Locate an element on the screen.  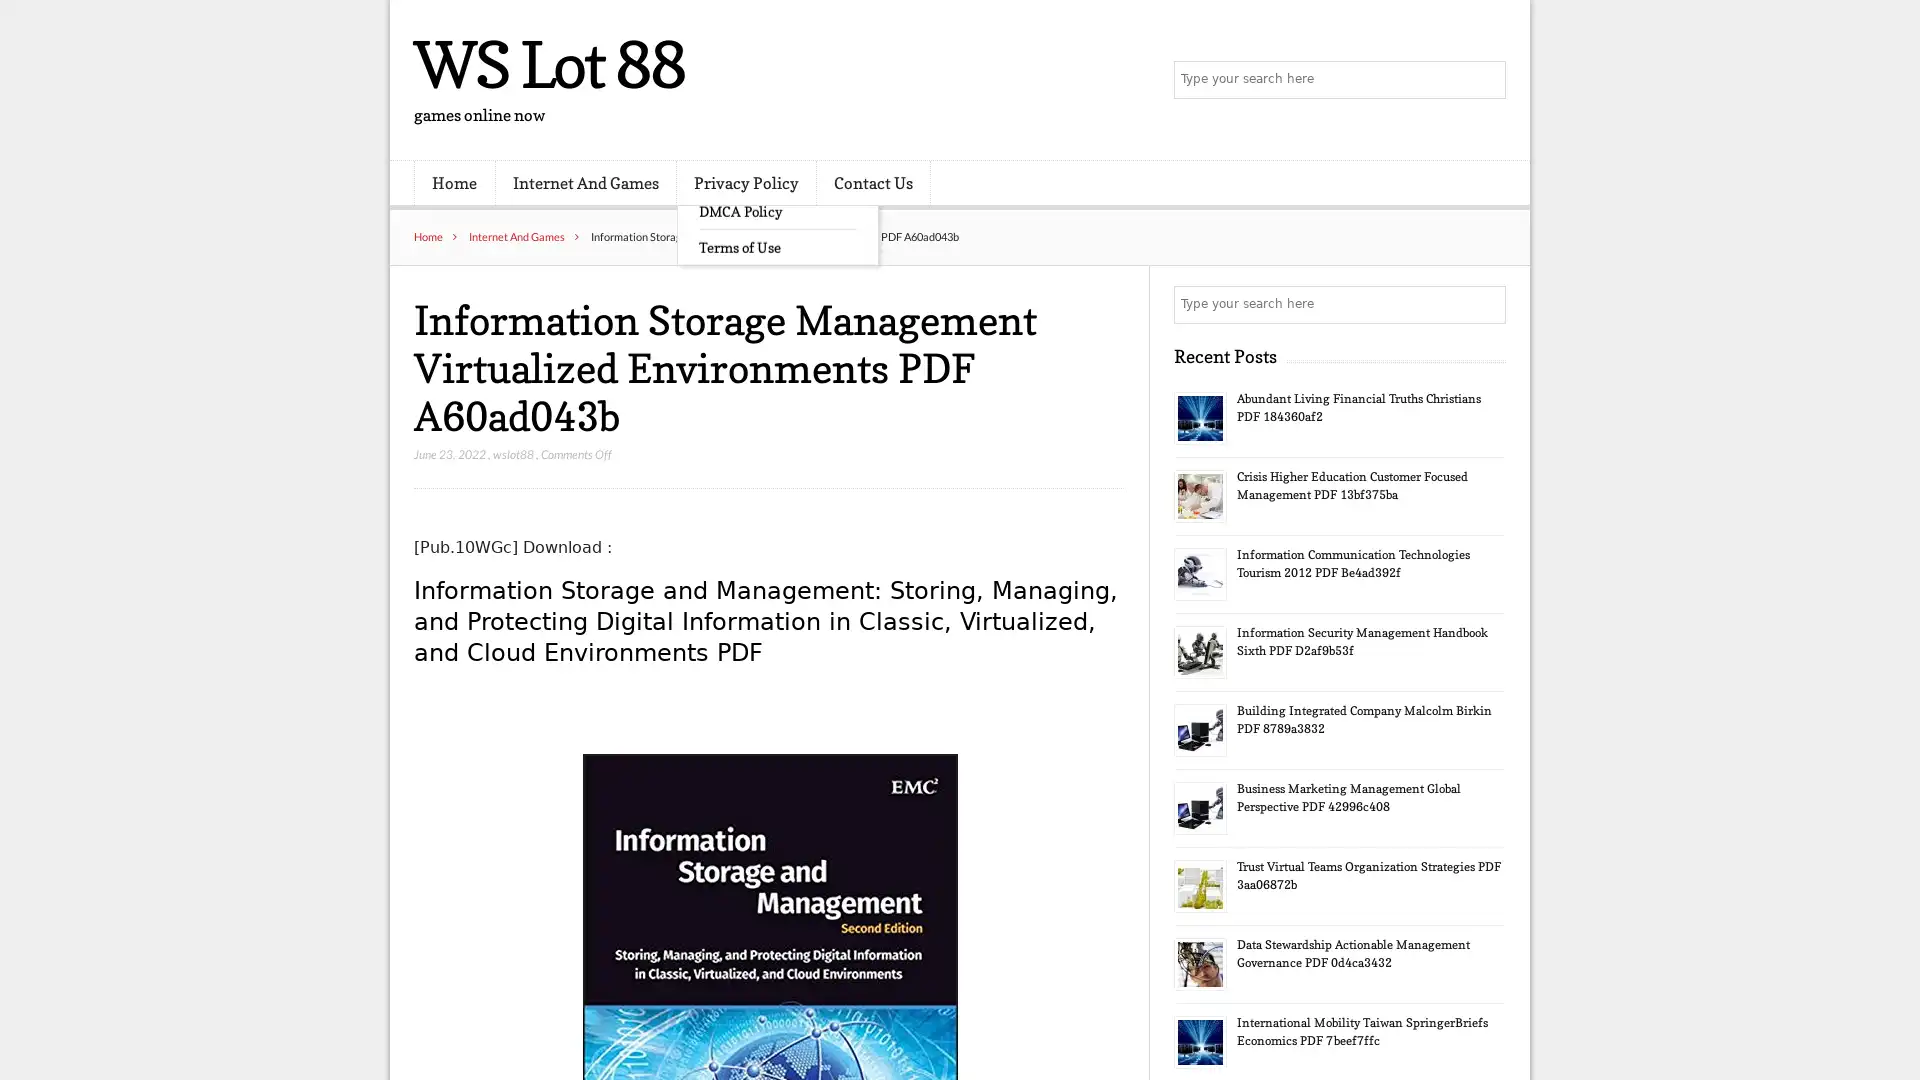
Search is located at coordinates (1485, 304).